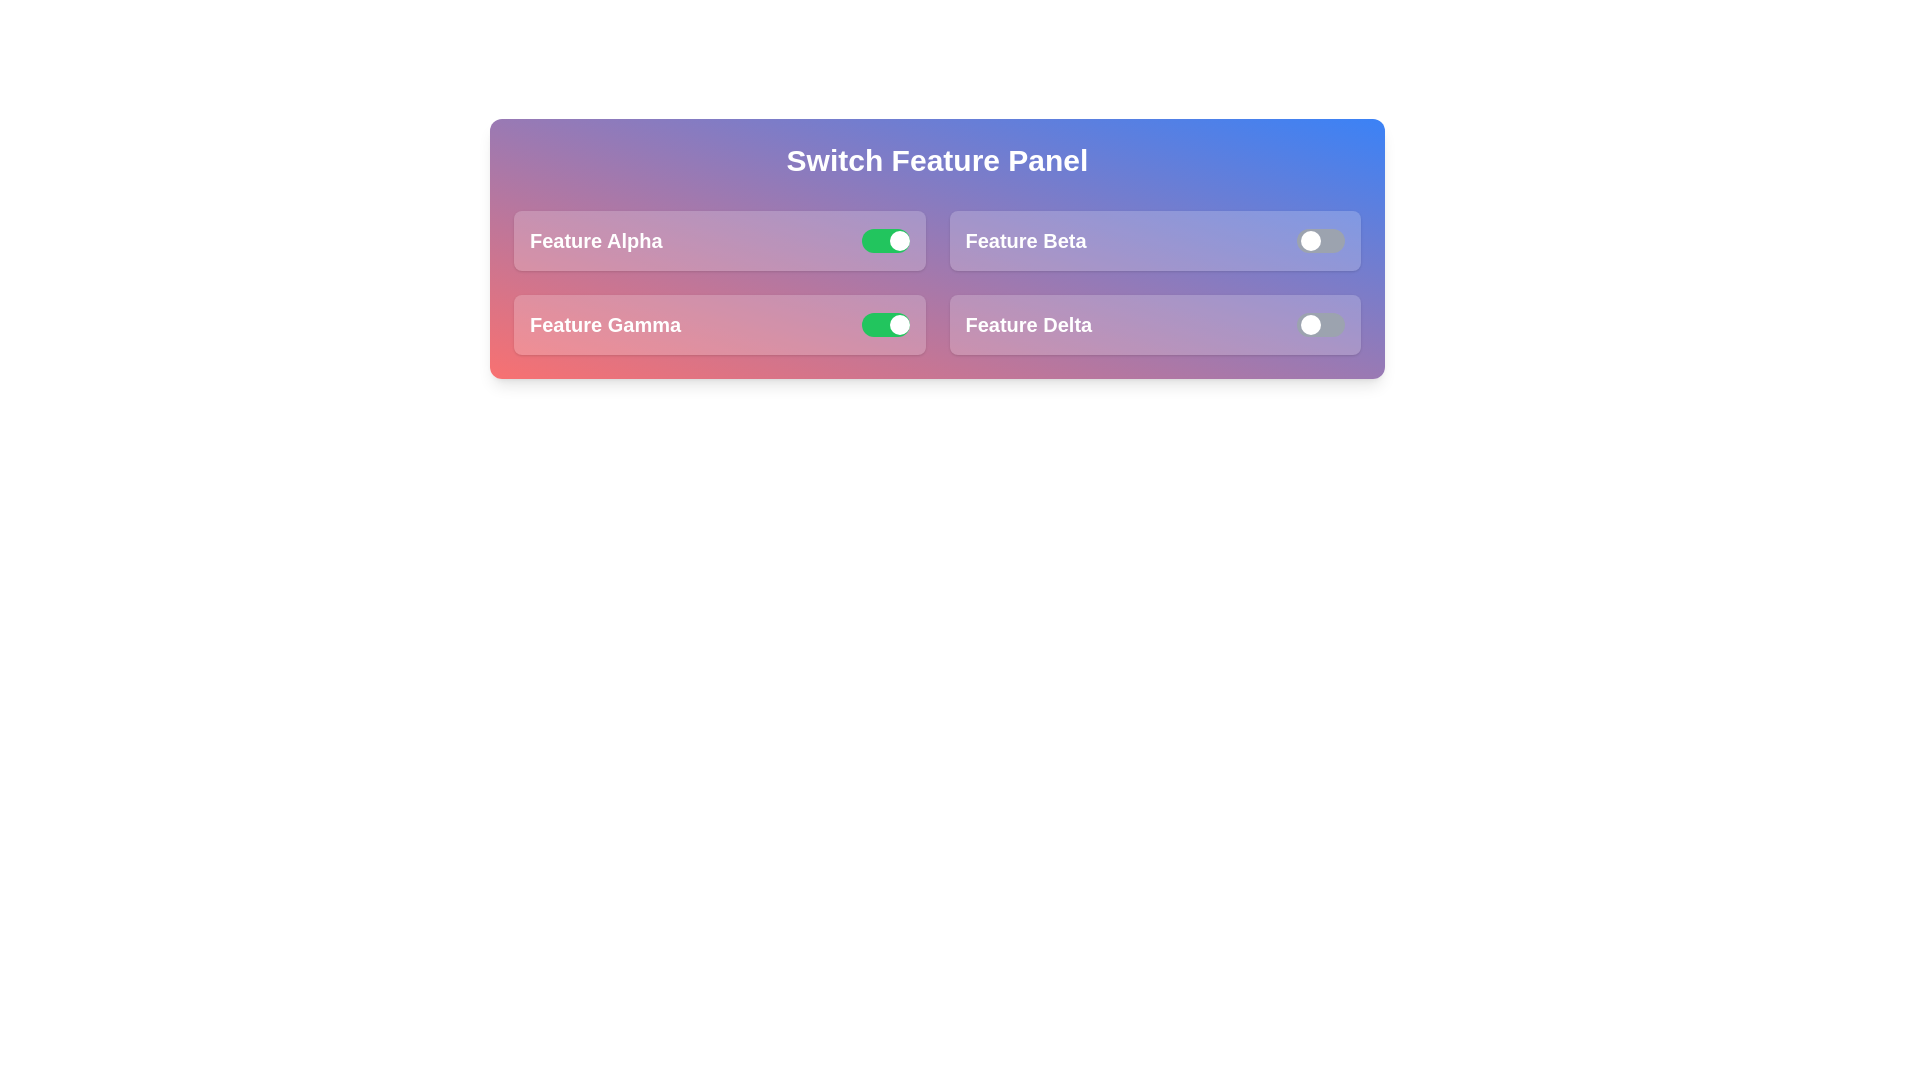  What do you see at coordinates (1320, 323) in the screenshot?
I see `the switch for Feature Delta` at bounding box center [1320, 323].